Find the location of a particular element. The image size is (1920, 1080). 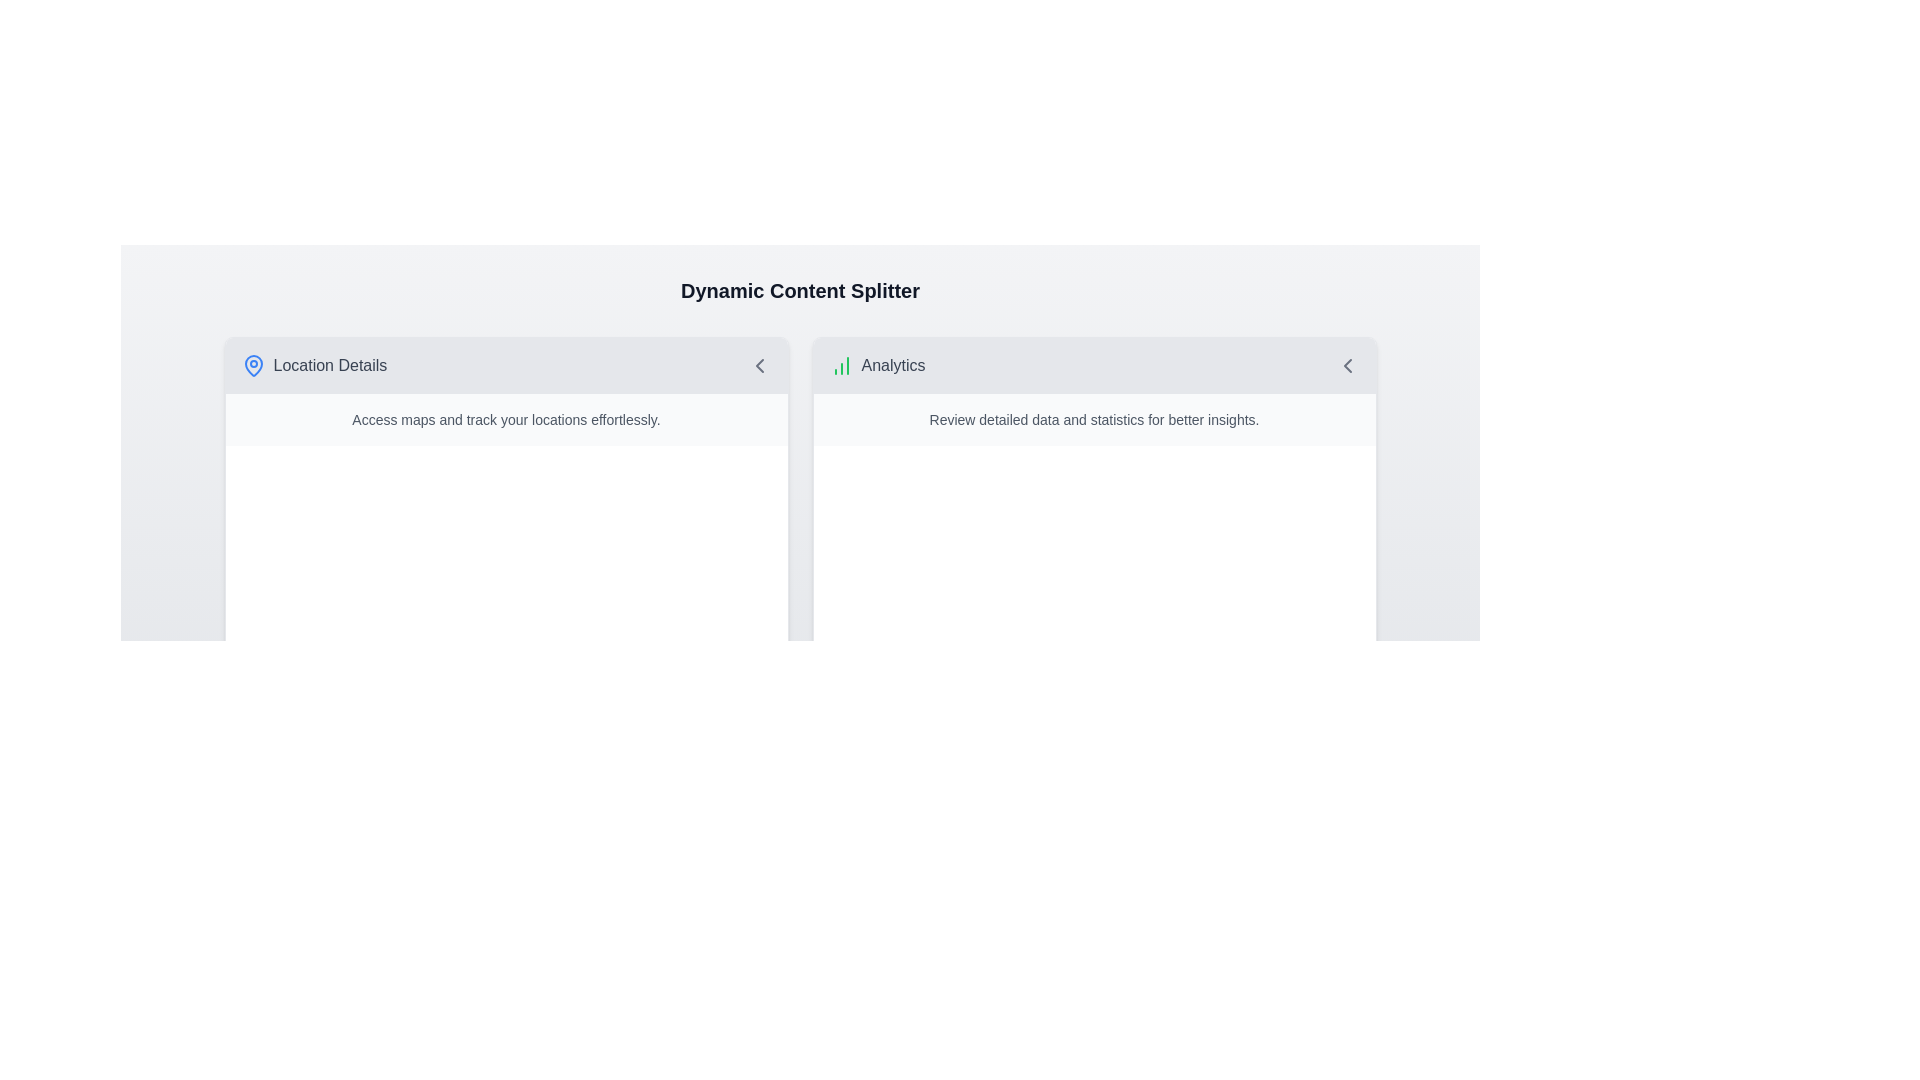

the left-pointing gray chevron icon located on the top-right edge of the 'Analytics' panel is located at coordinates (1347, 366).